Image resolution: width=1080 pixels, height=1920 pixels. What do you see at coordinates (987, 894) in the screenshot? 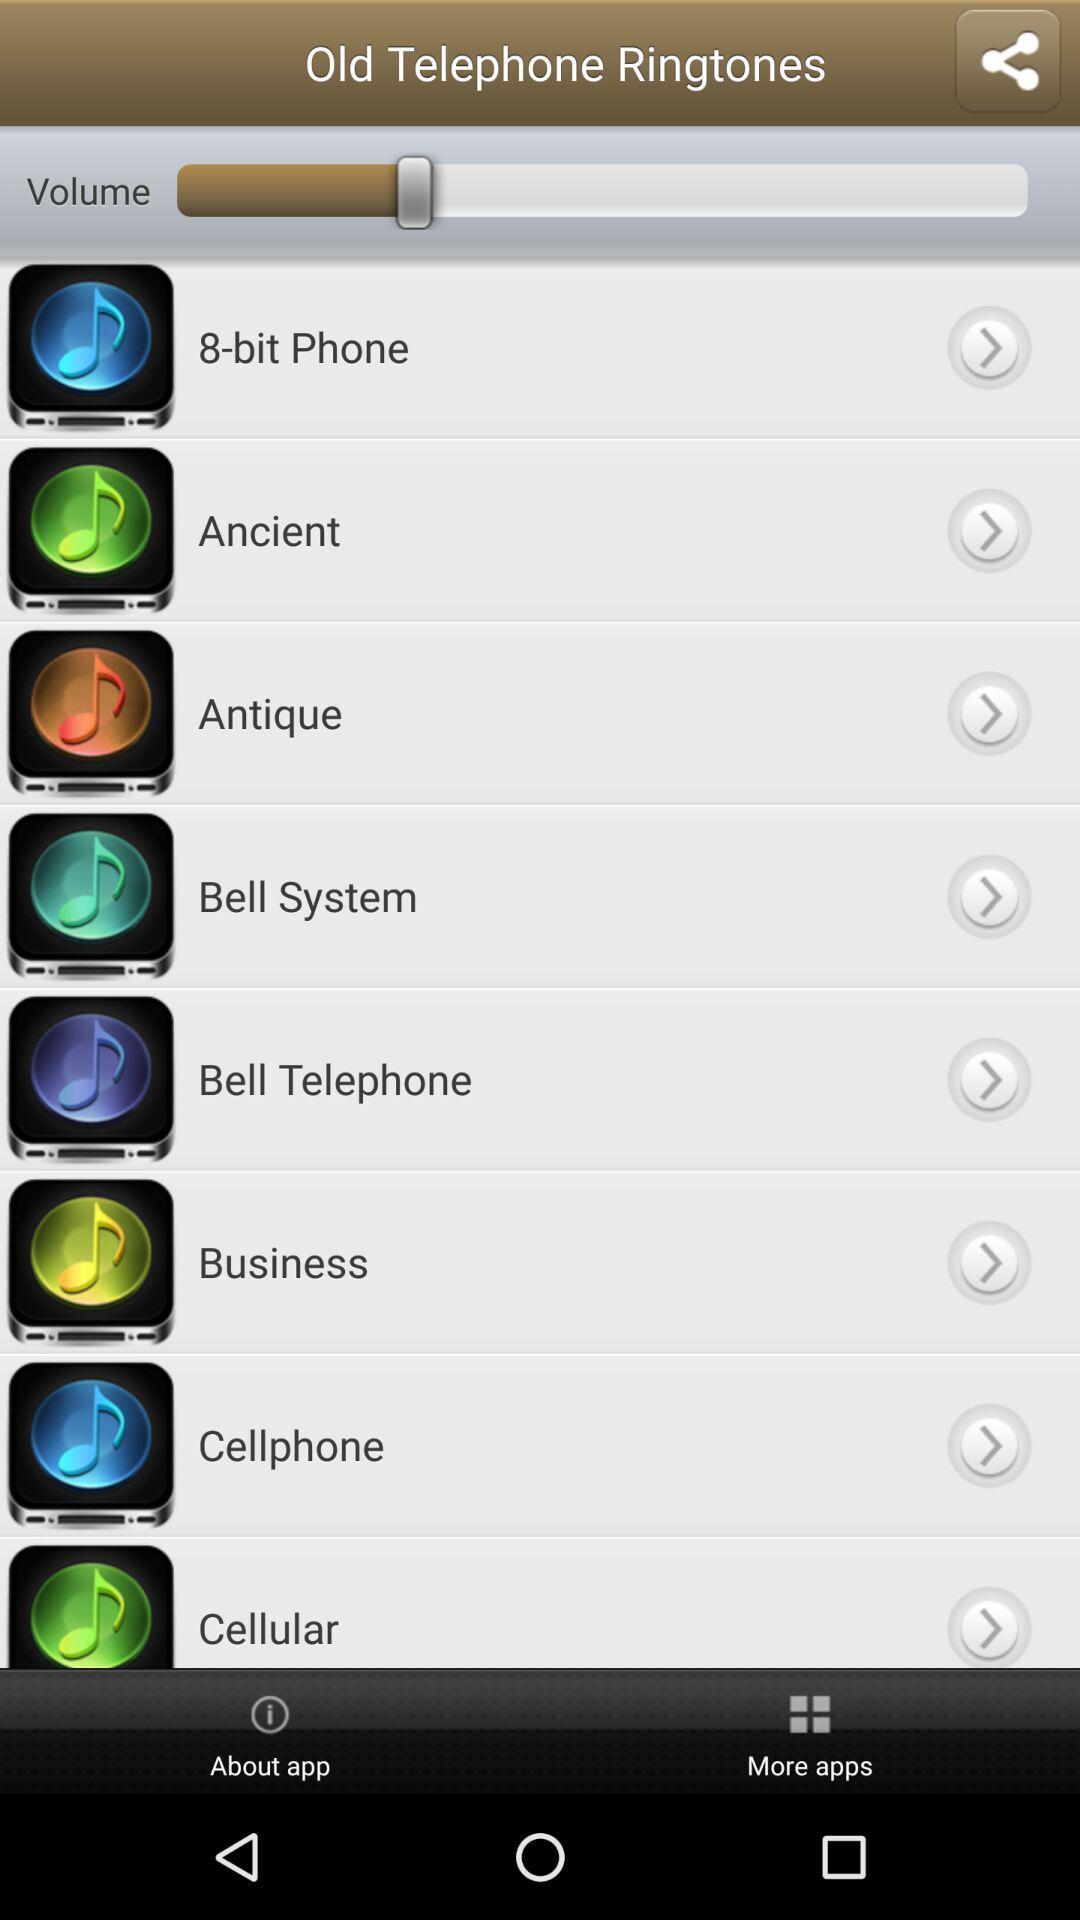
I see `button` at bounding box center [987, 894].